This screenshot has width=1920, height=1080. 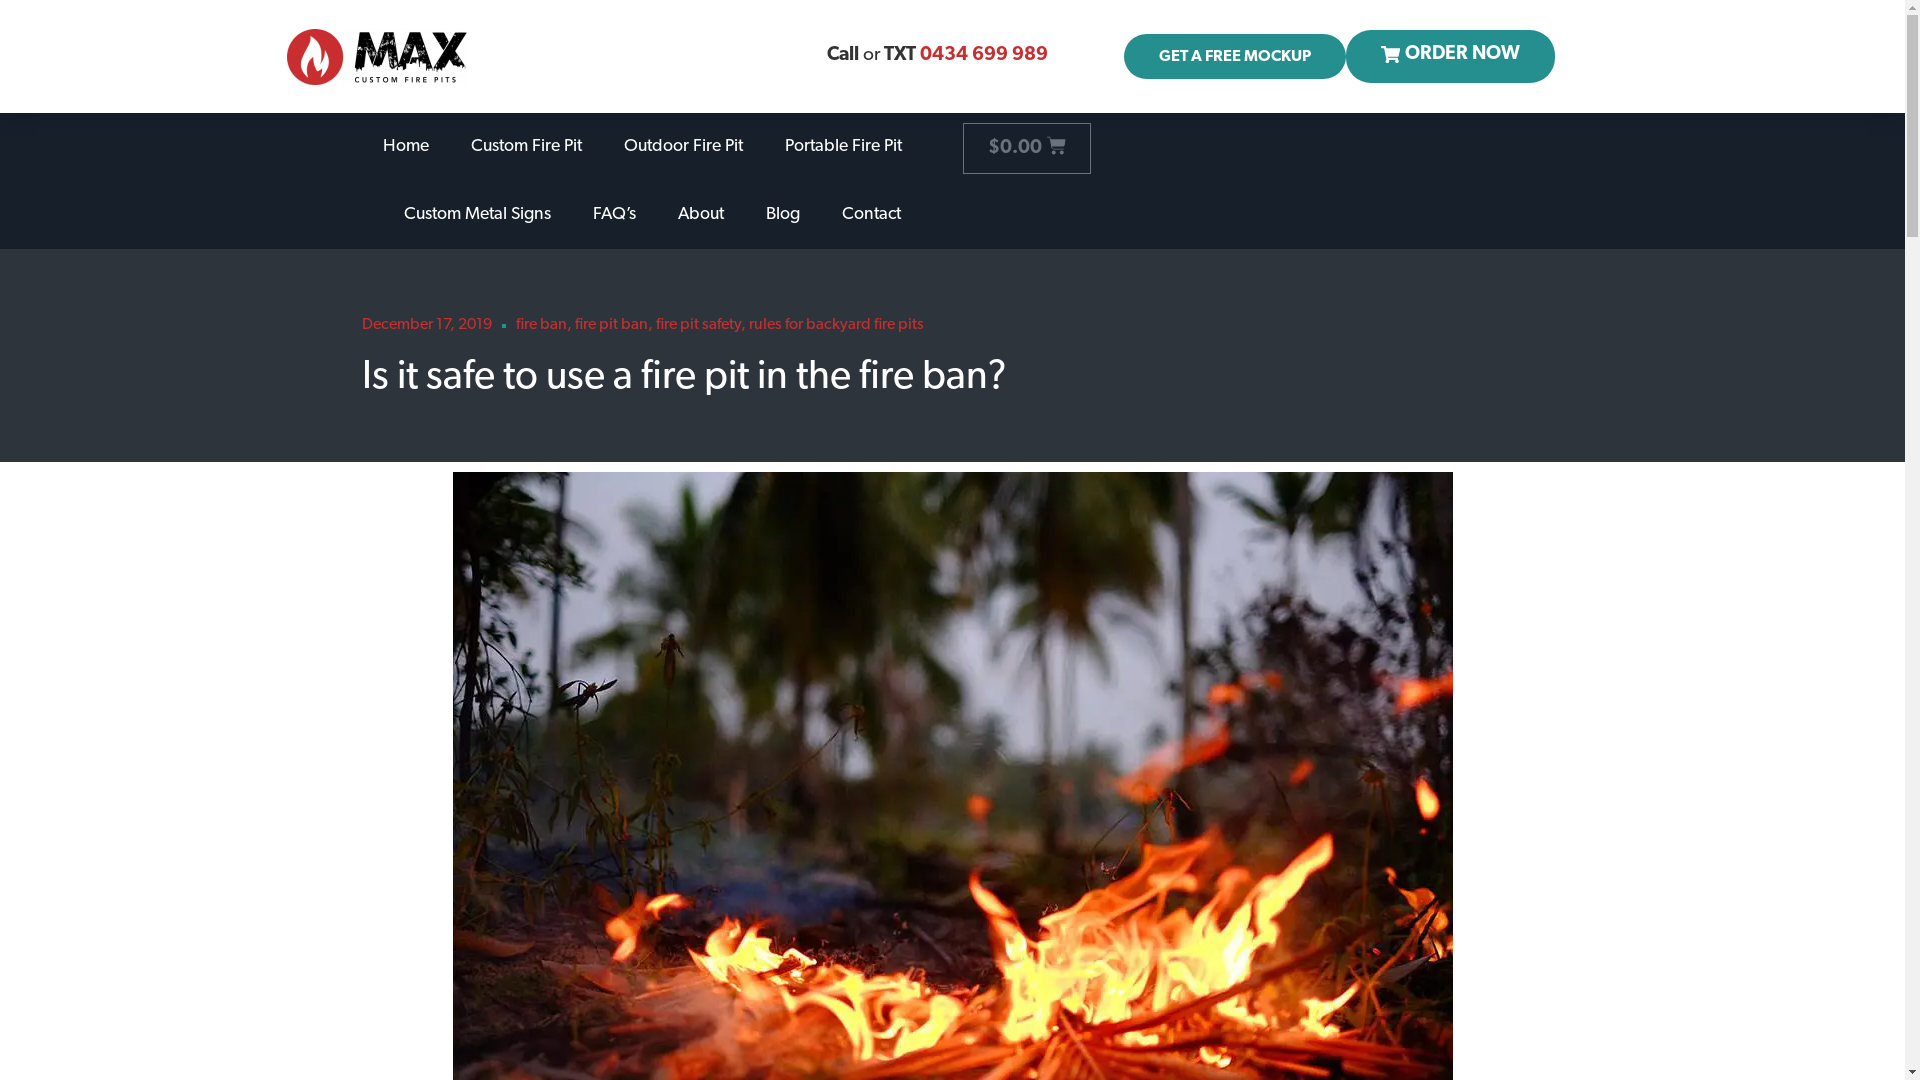 I want to click on 'Blog', so click(x=765, y=215).